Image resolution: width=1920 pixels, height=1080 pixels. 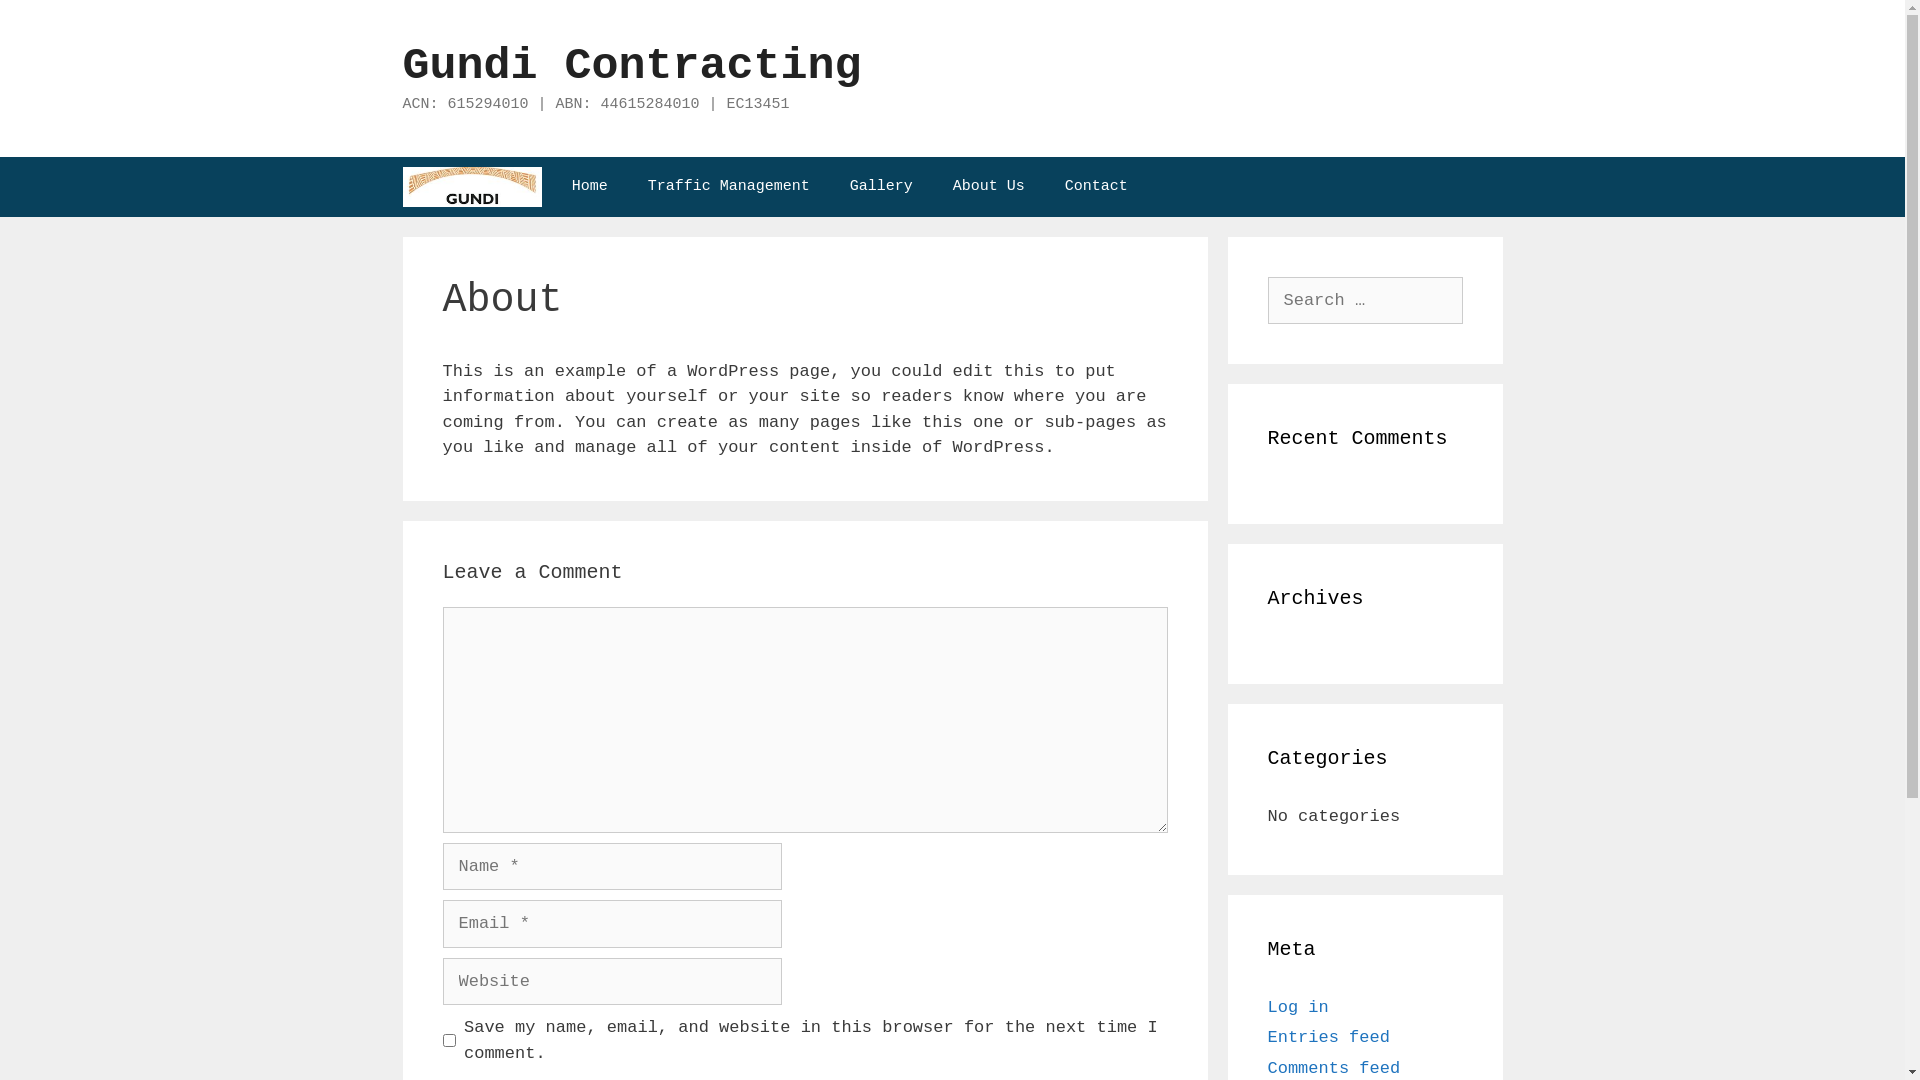 What do you see at coordinates (1095, 185) in the screenshot?
I see `'Contact'` at bounding box center [1095, 185].